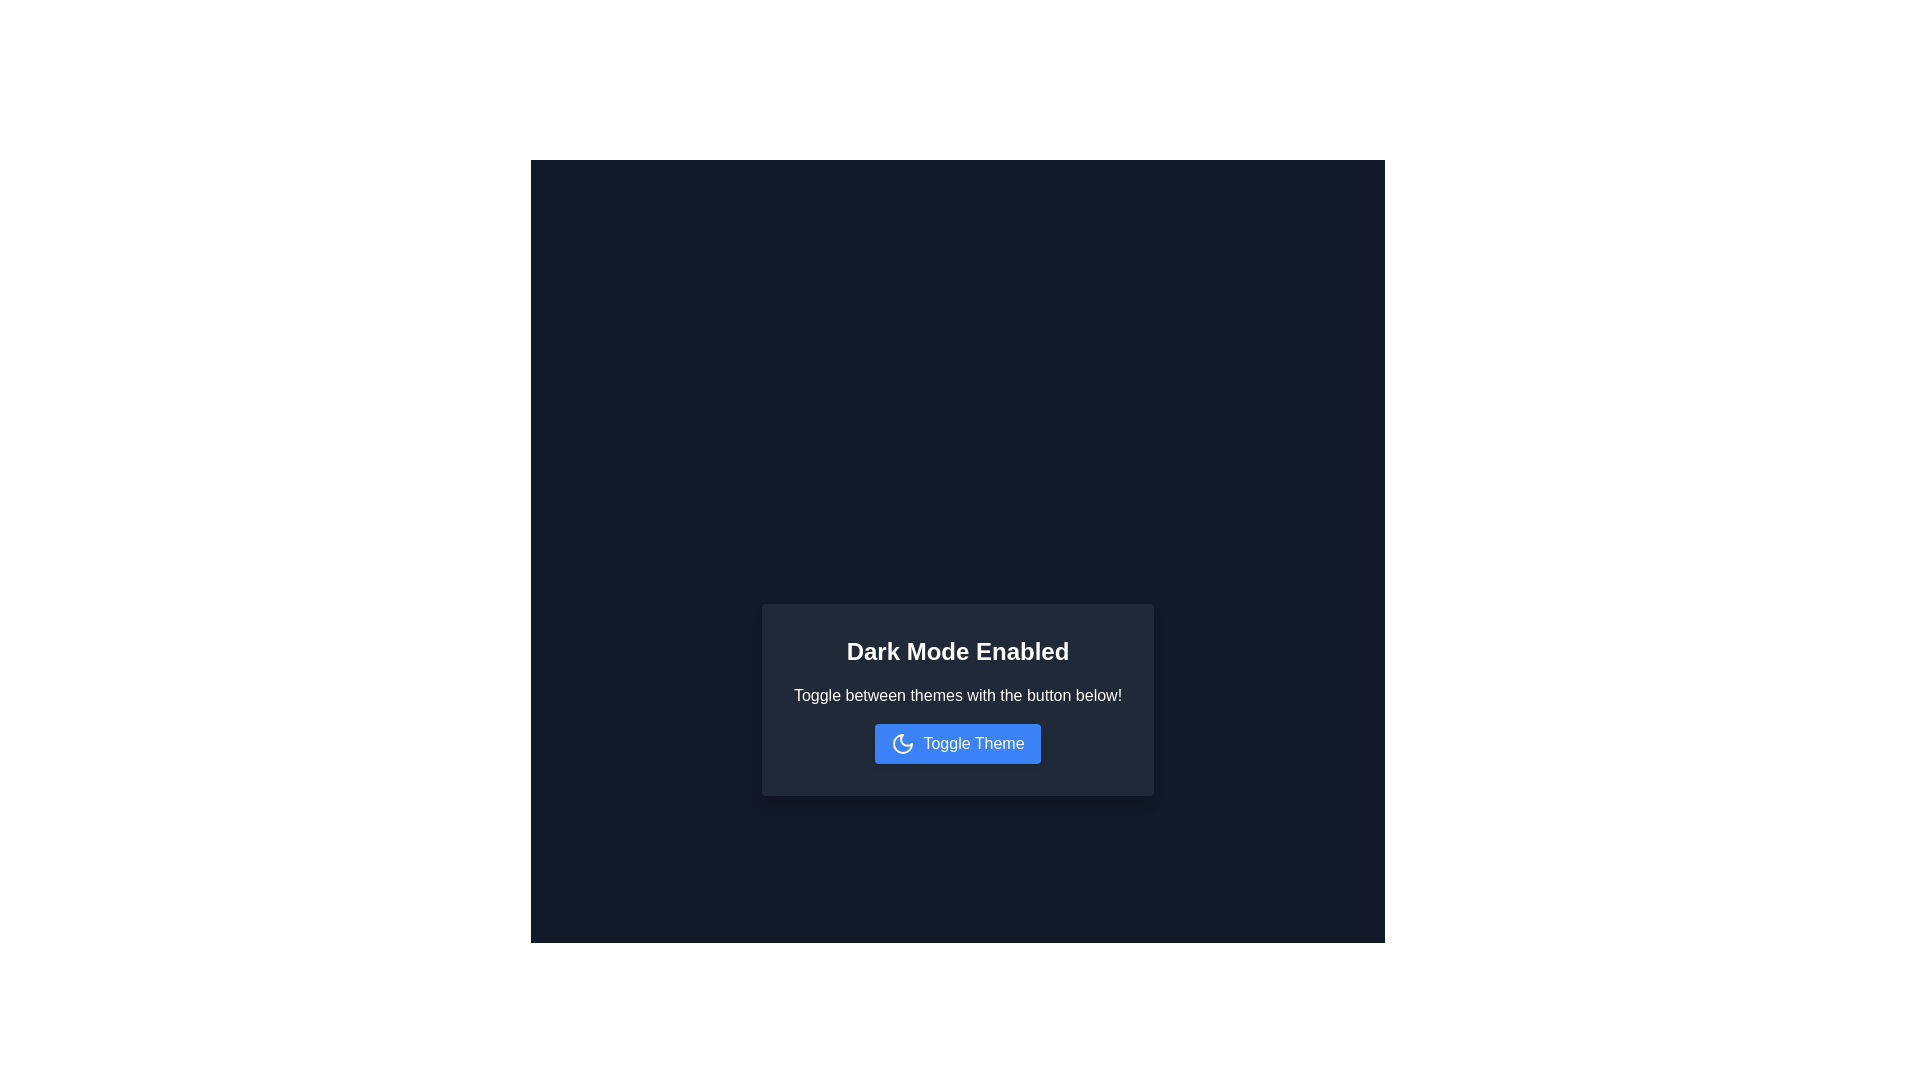 The width and height of the screenshot is (1920, 1080). I want to click on the moon-shaped icon located within the 'Toggle Theme' button, so click(902, 744).